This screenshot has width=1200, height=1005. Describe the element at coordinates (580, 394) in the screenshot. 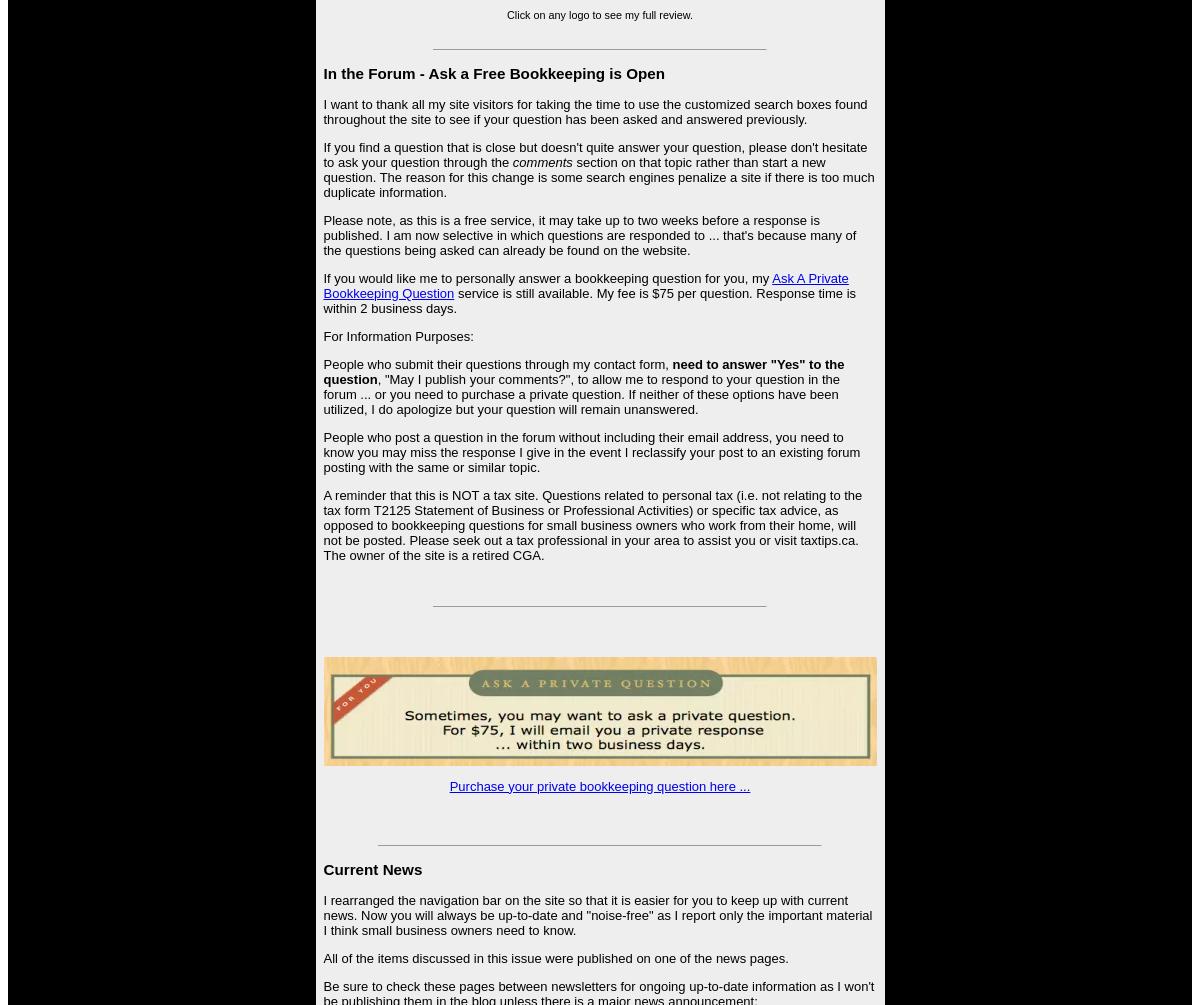

I see `', "May I publish your comments?", to allow me to respond to your question in the forum ... or you need to purchase a private question. If neither of these options have been utilized, I do apologize but your question will remain unanswered.'` at that location.